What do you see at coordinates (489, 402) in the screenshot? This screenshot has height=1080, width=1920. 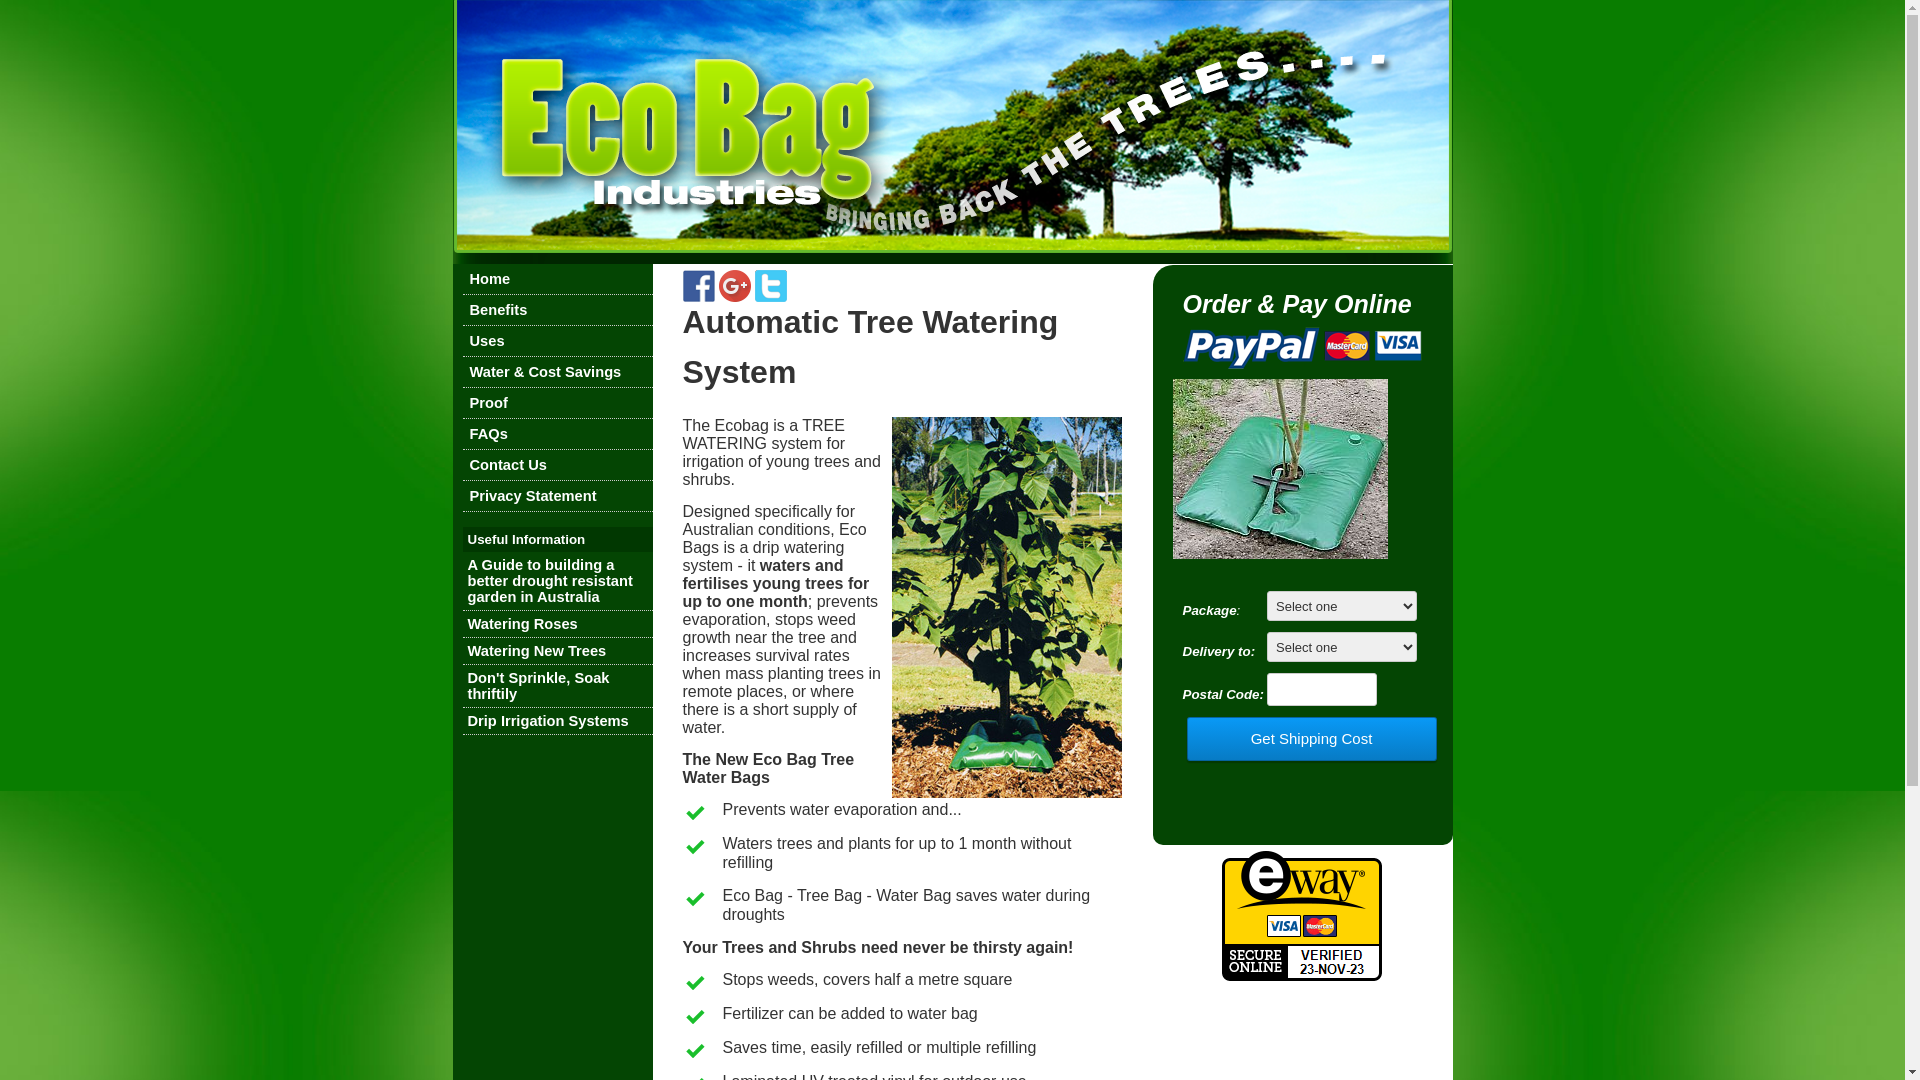 I see `'Proof'` at bounding box center [489, 402].